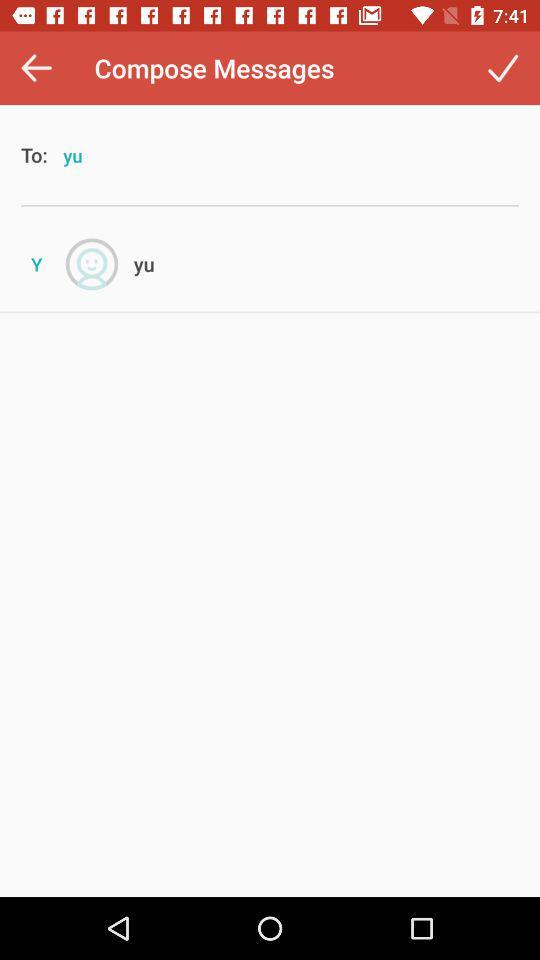 The image size is (540, 960). I want to click on y item, so click(36, 263).